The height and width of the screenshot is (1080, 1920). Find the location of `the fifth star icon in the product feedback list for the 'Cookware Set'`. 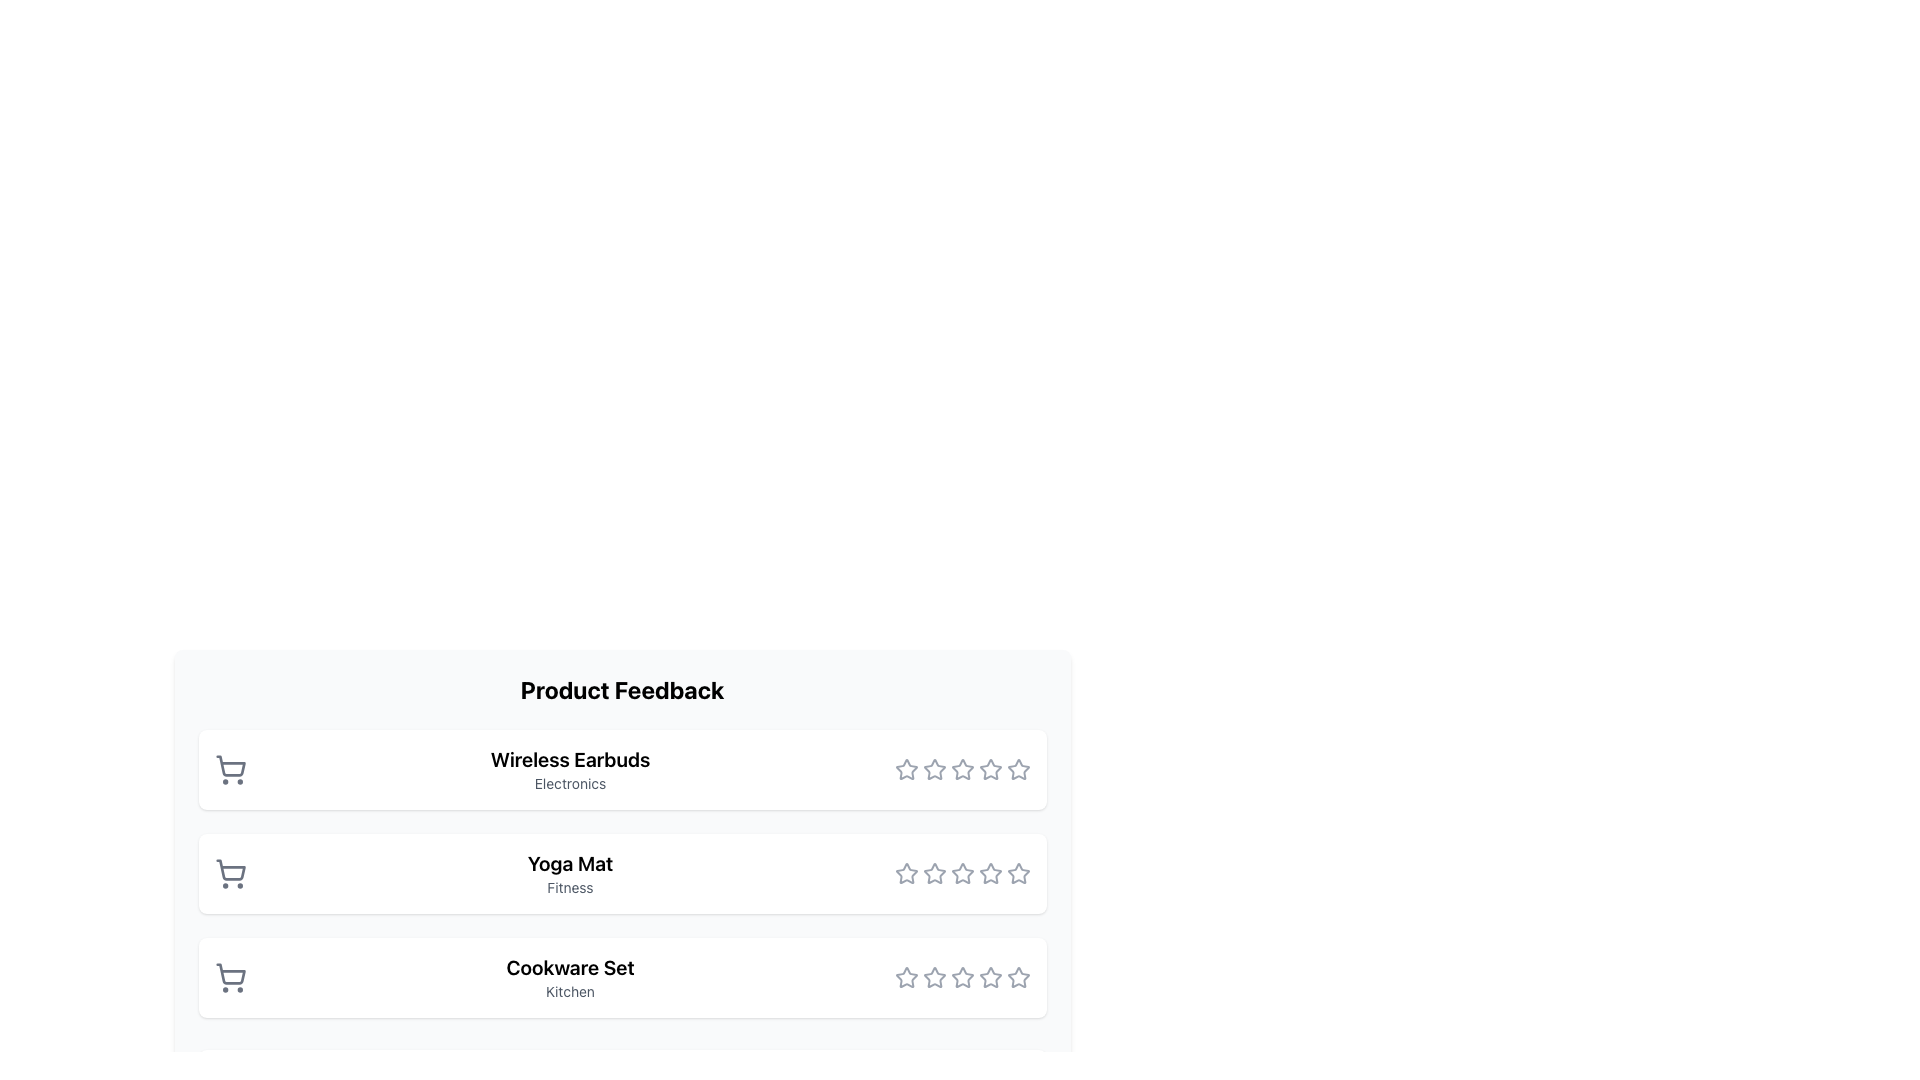

the fifth star icon in the product feedback list for the 'Cookware Set' is located at coordinates (1018, 976).